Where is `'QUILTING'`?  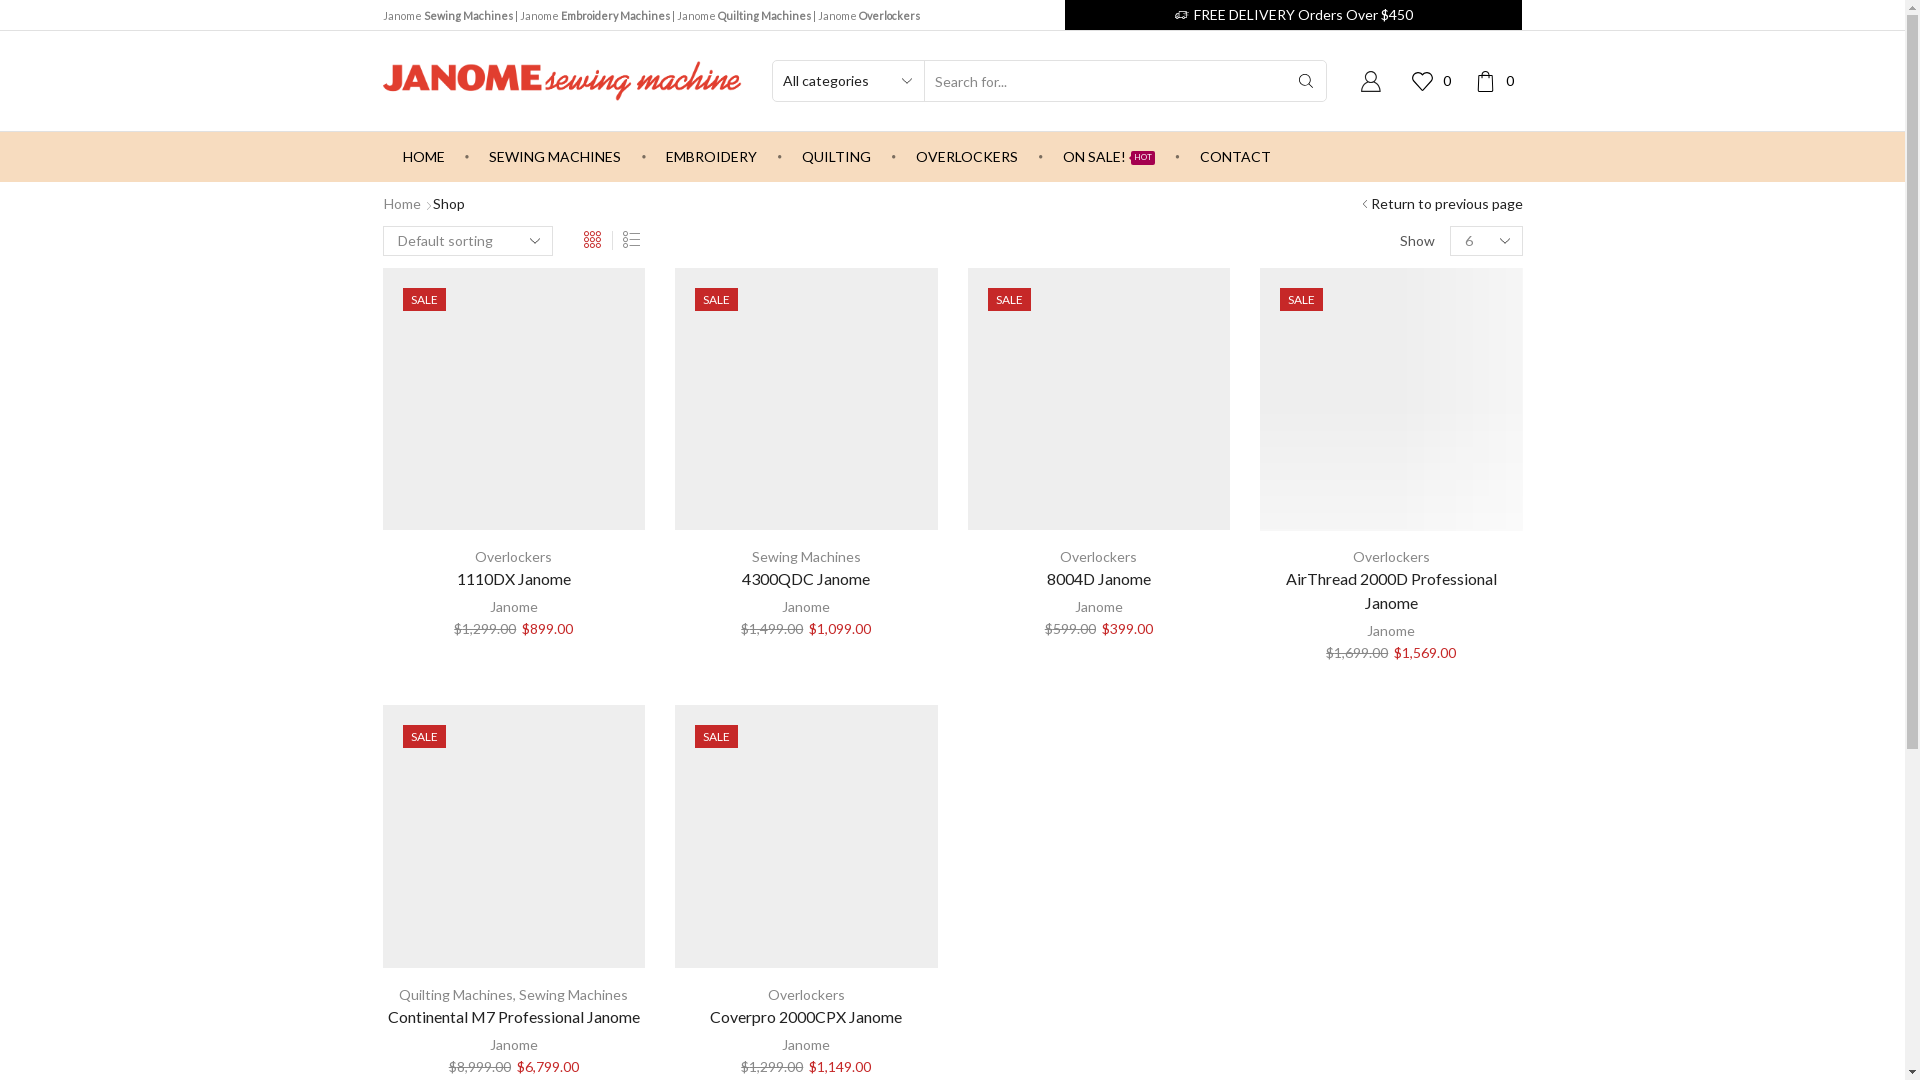
'QUILTING' is located at coordinates (836, 156).